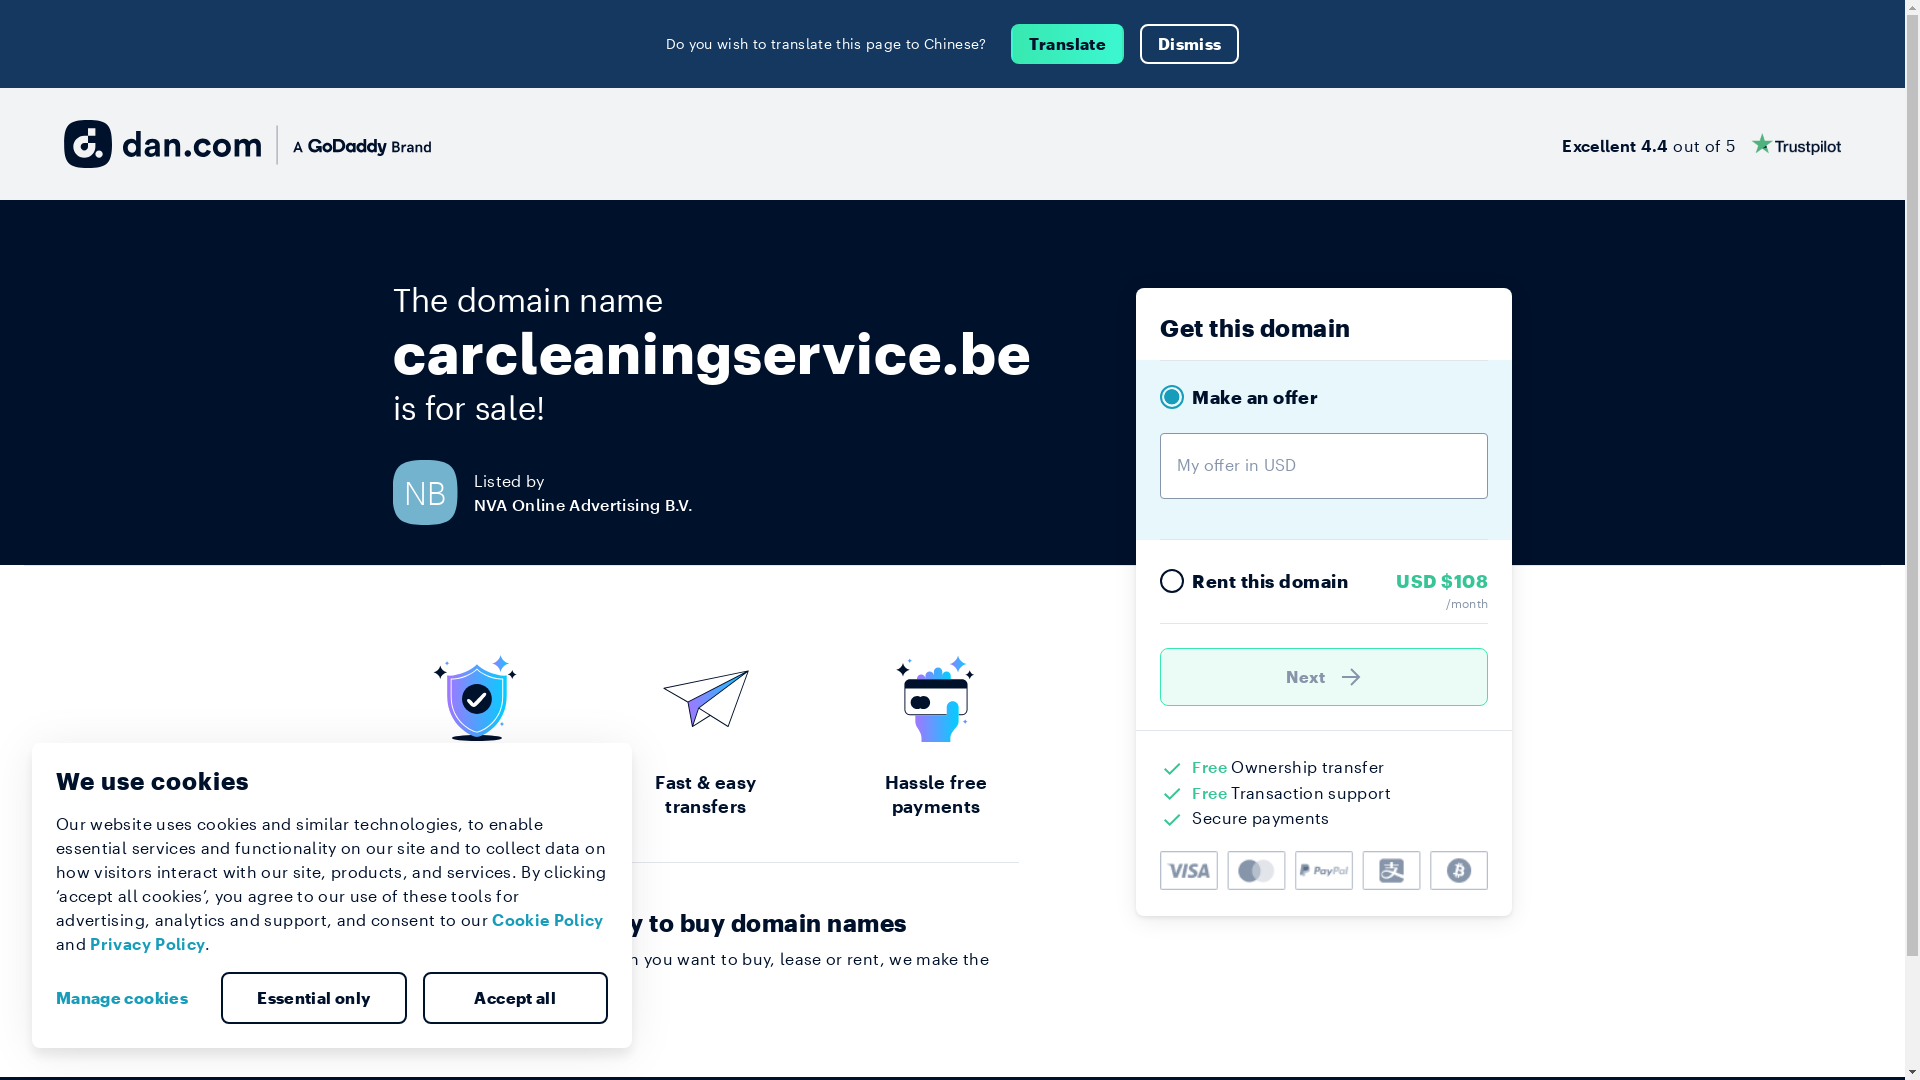  I want to click on 'Translate', so click(1011, 43).